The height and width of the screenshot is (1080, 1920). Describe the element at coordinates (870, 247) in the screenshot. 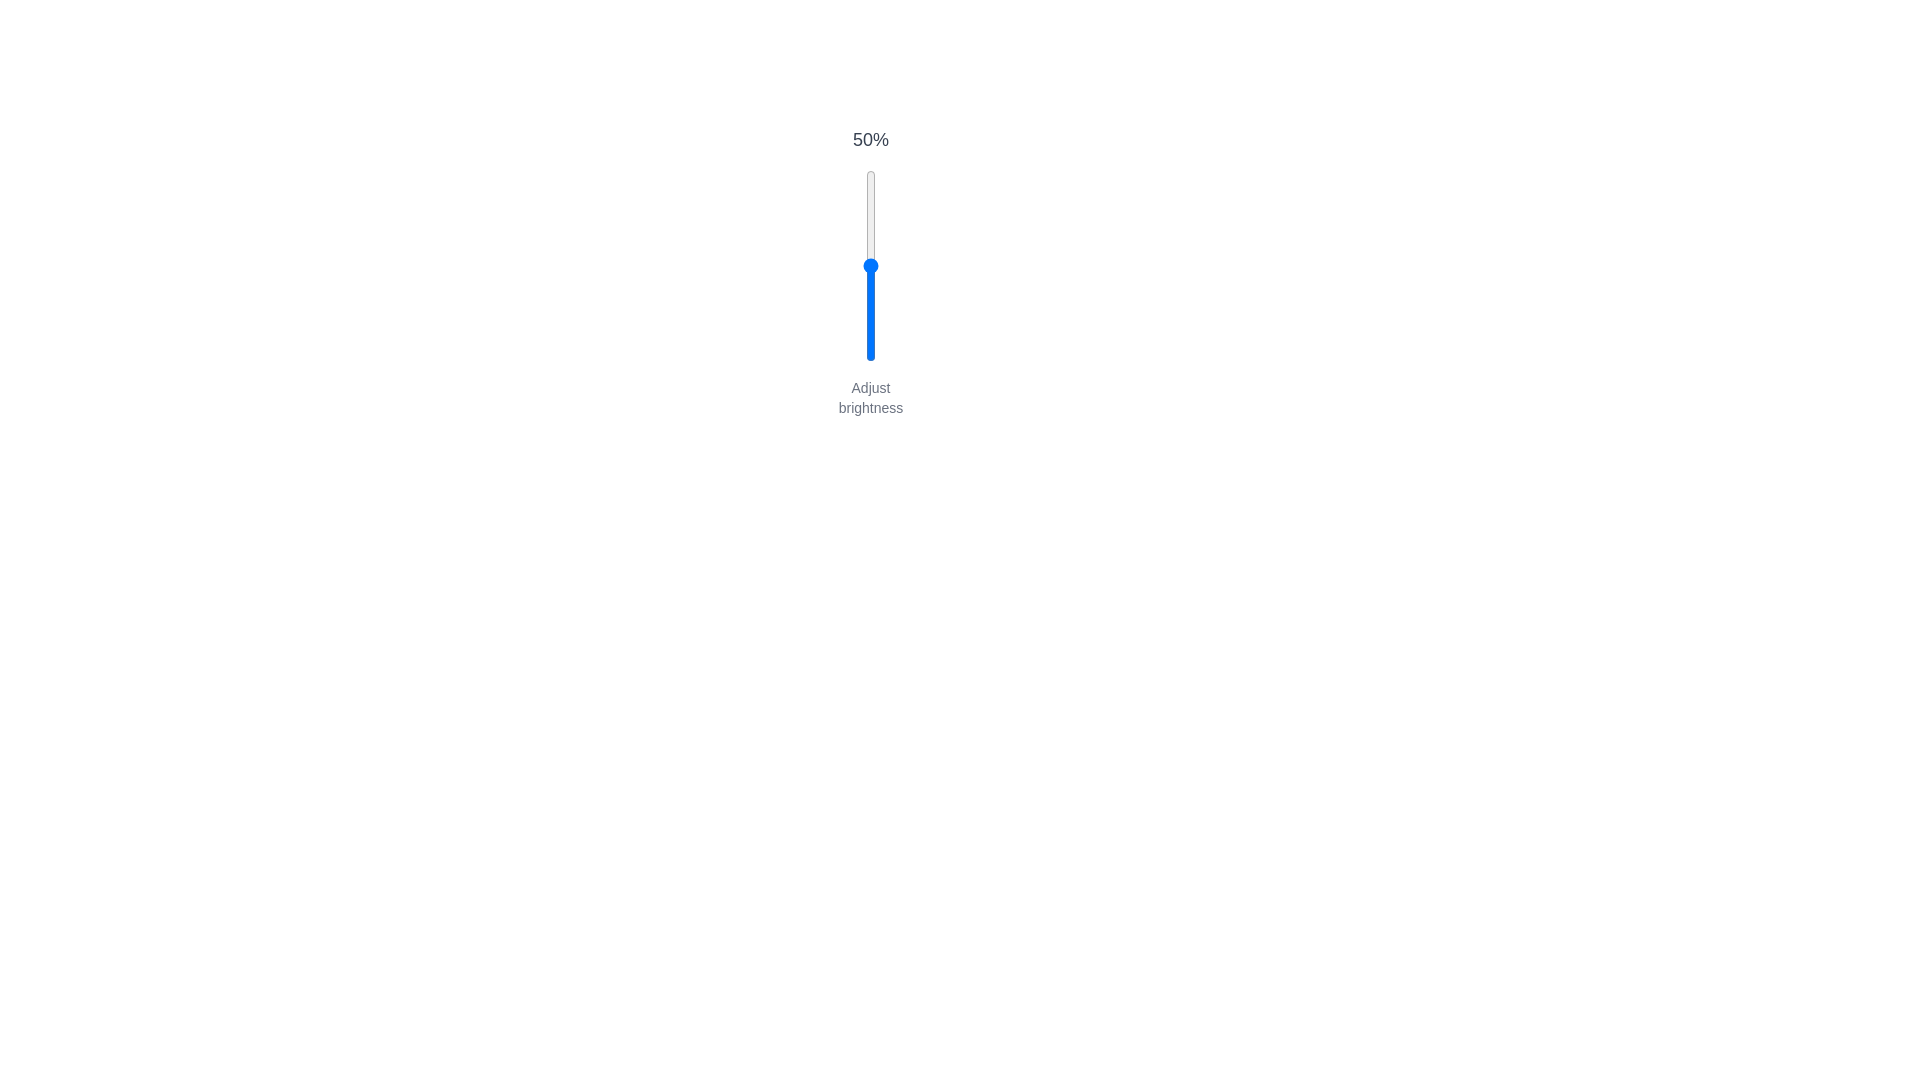

I see `brightness` at that location.